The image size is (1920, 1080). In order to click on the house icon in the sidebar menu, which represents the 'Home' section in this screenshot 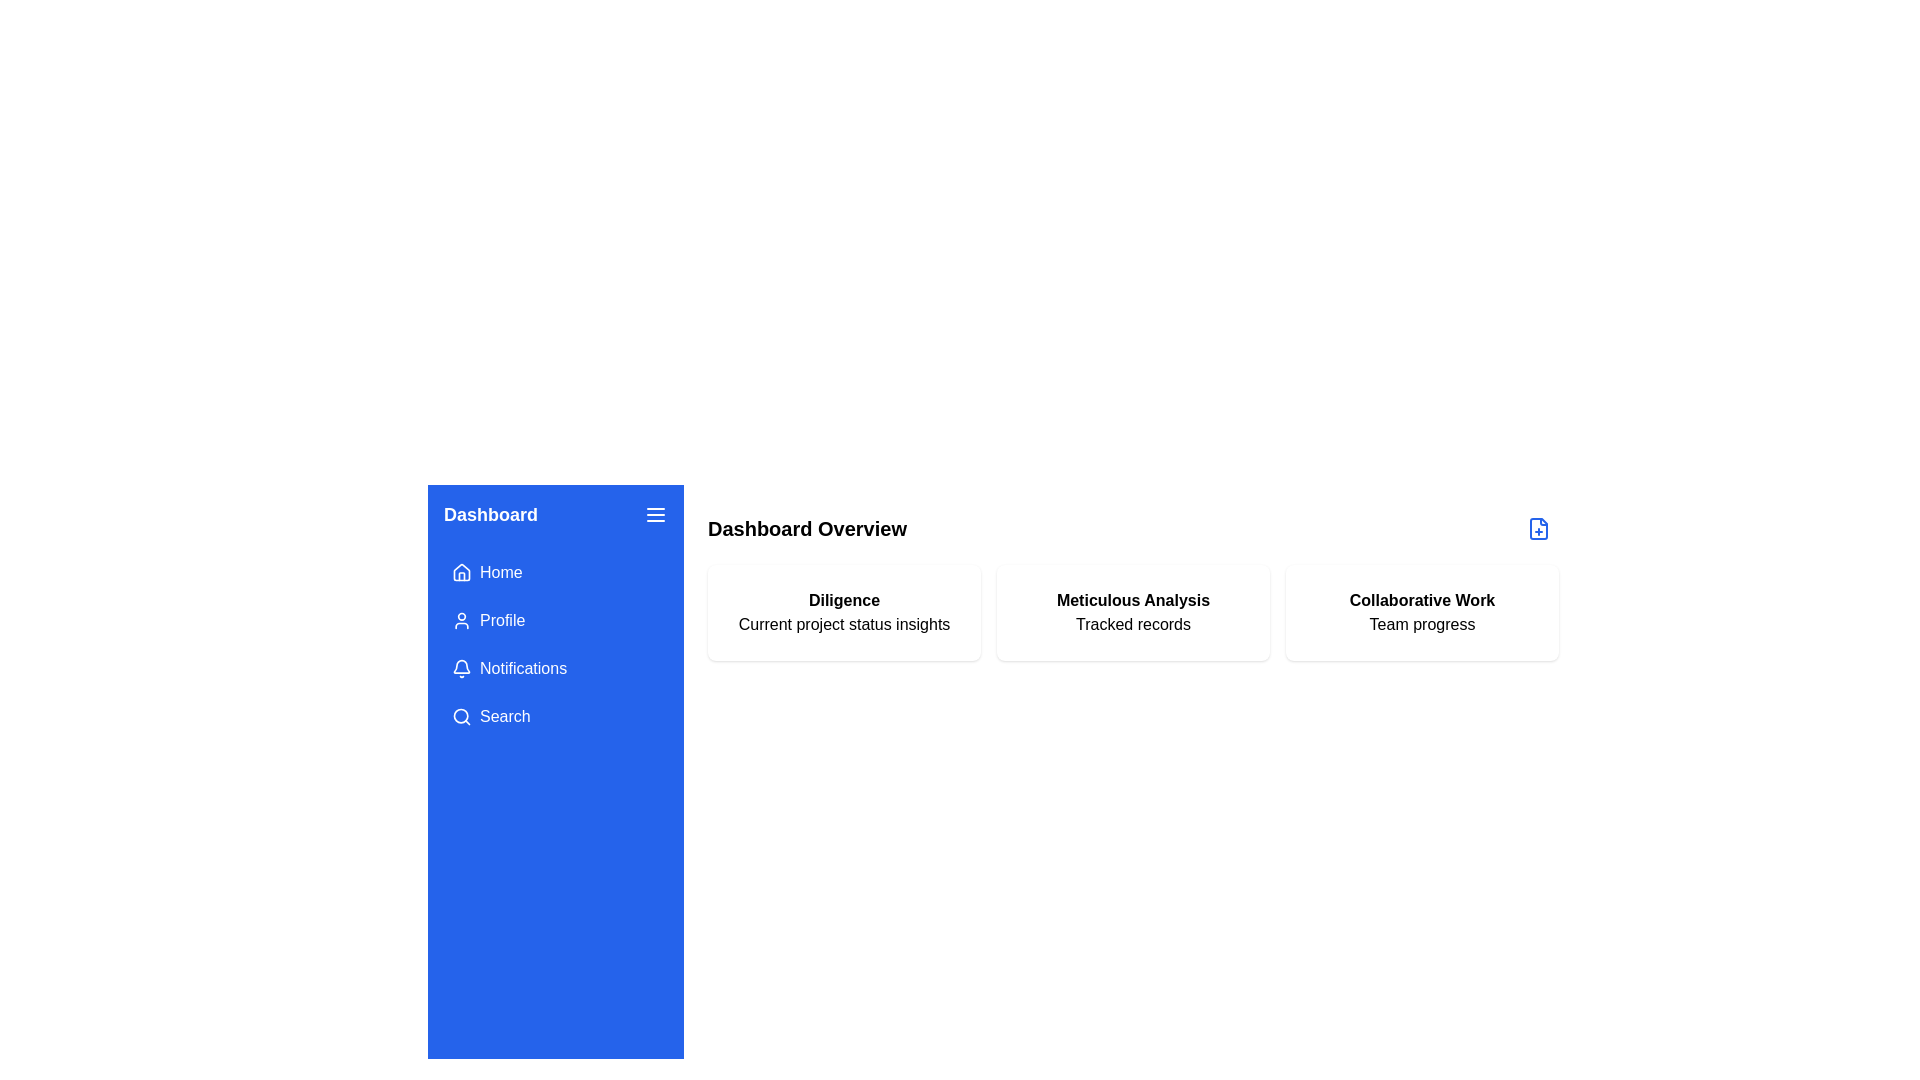, I will do `click(460, 571)`.